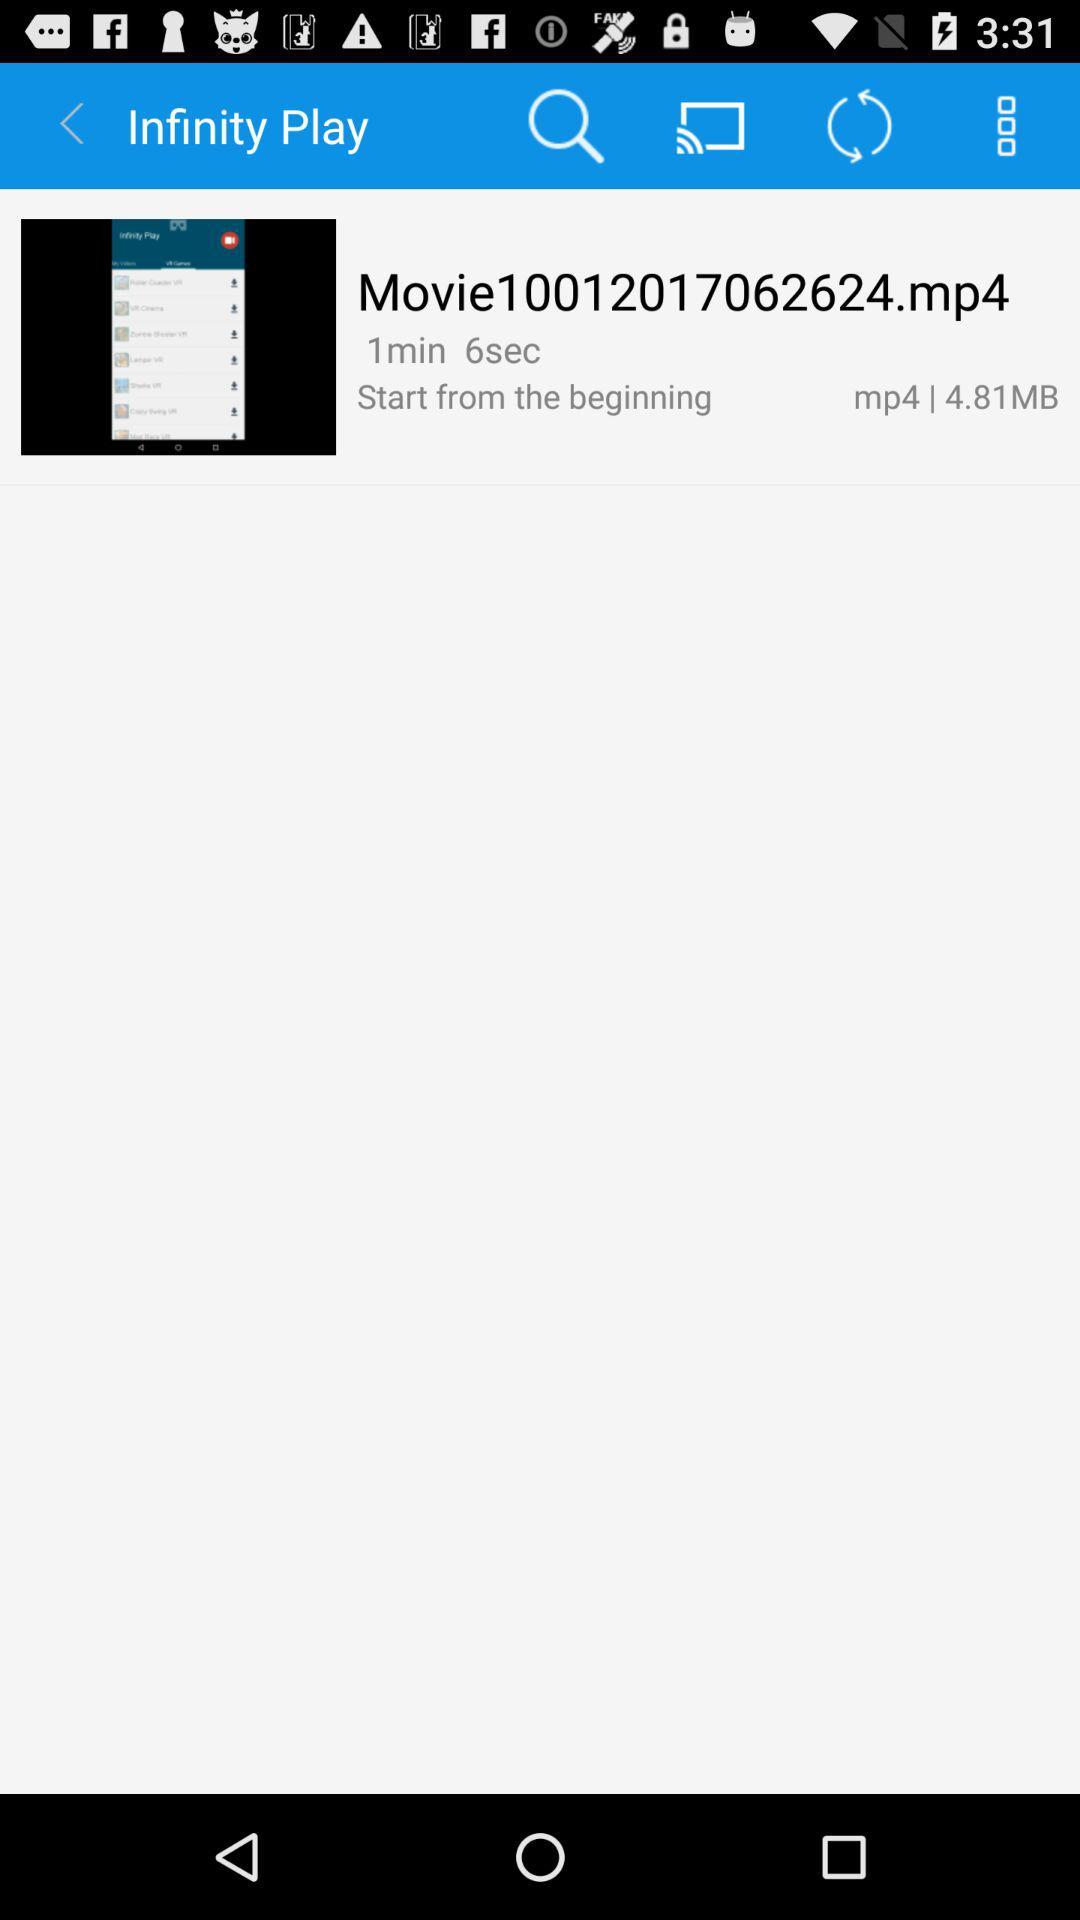 The image size is (1080, 1920). What do you see at coordinates (555, 348) in the screenshot?
I see `the item next to the mp4 | 4.81mb icon` at bounding box center [555, 348].